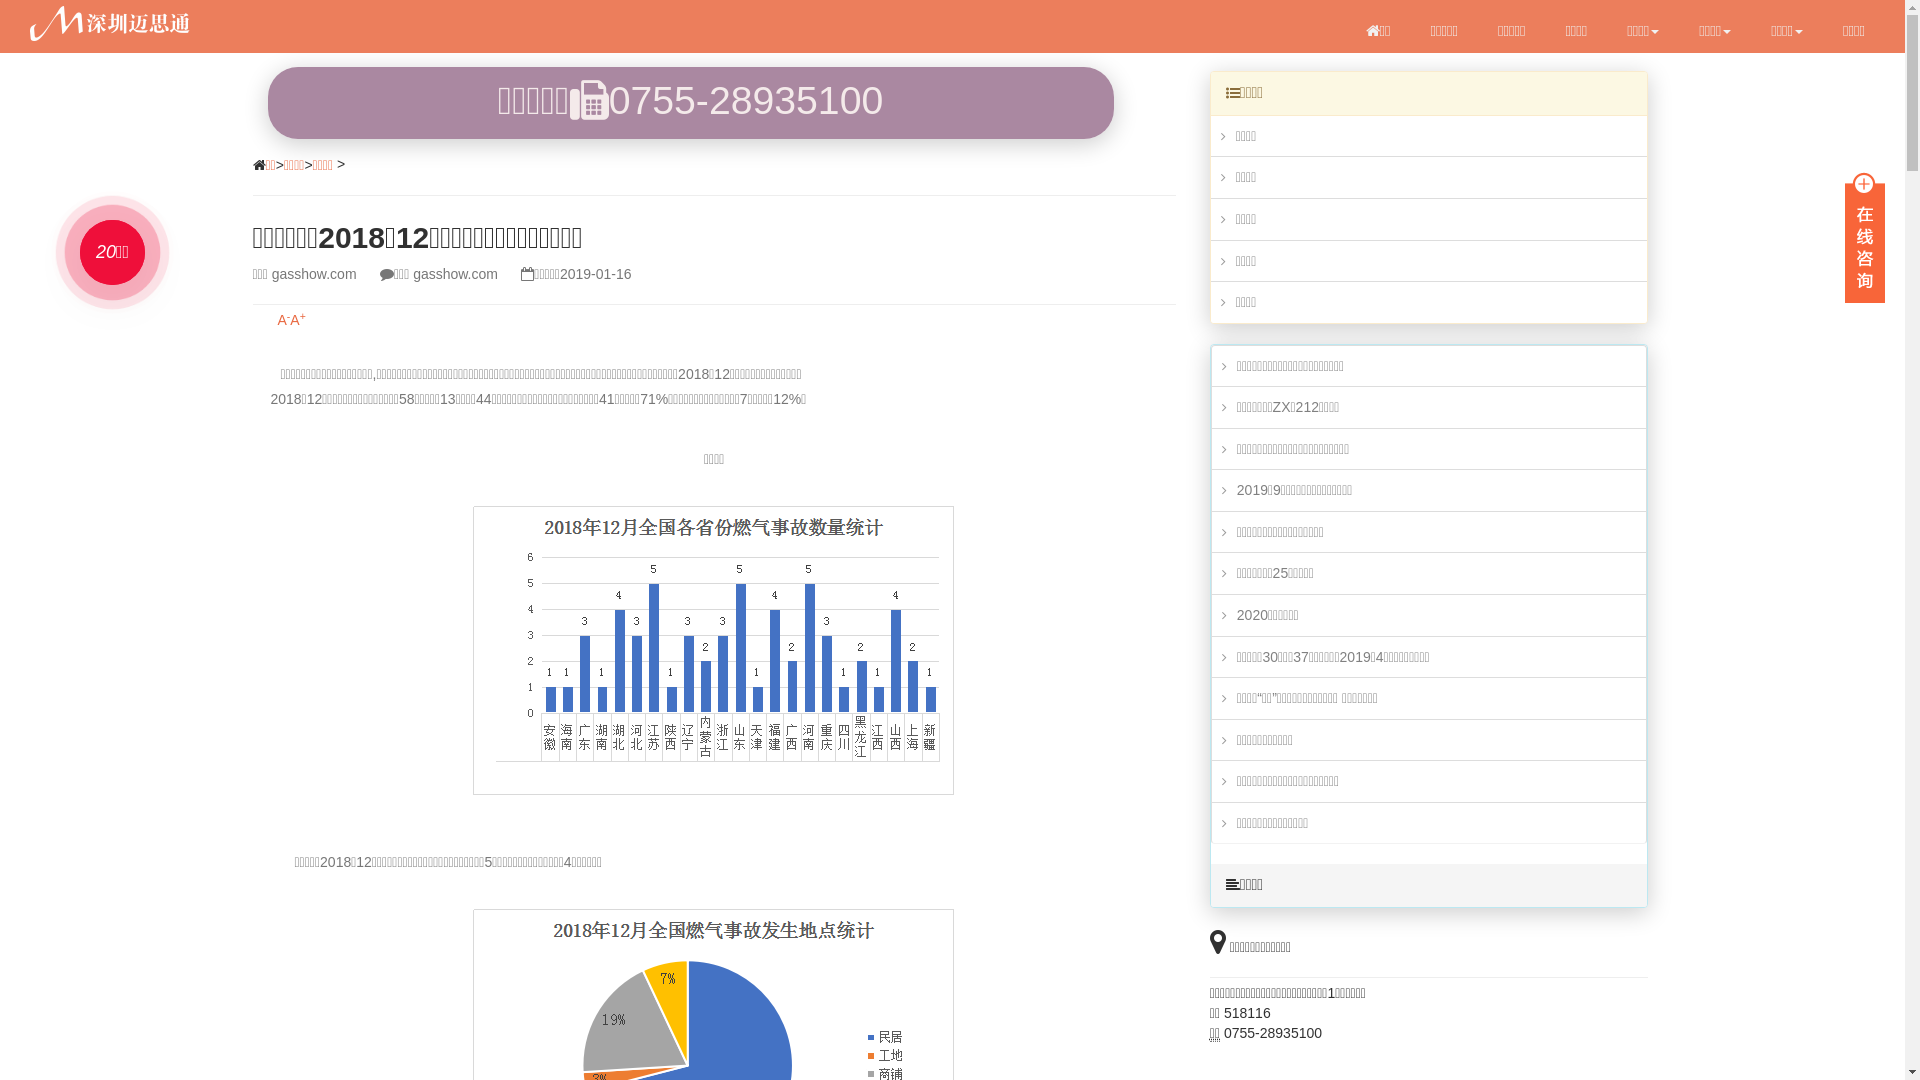 This screenshot has width=1920, height=1080. What do you see at coordinates (283, 319) in the screenshot?
I see `'A-'` at bounding box center [283, 319].